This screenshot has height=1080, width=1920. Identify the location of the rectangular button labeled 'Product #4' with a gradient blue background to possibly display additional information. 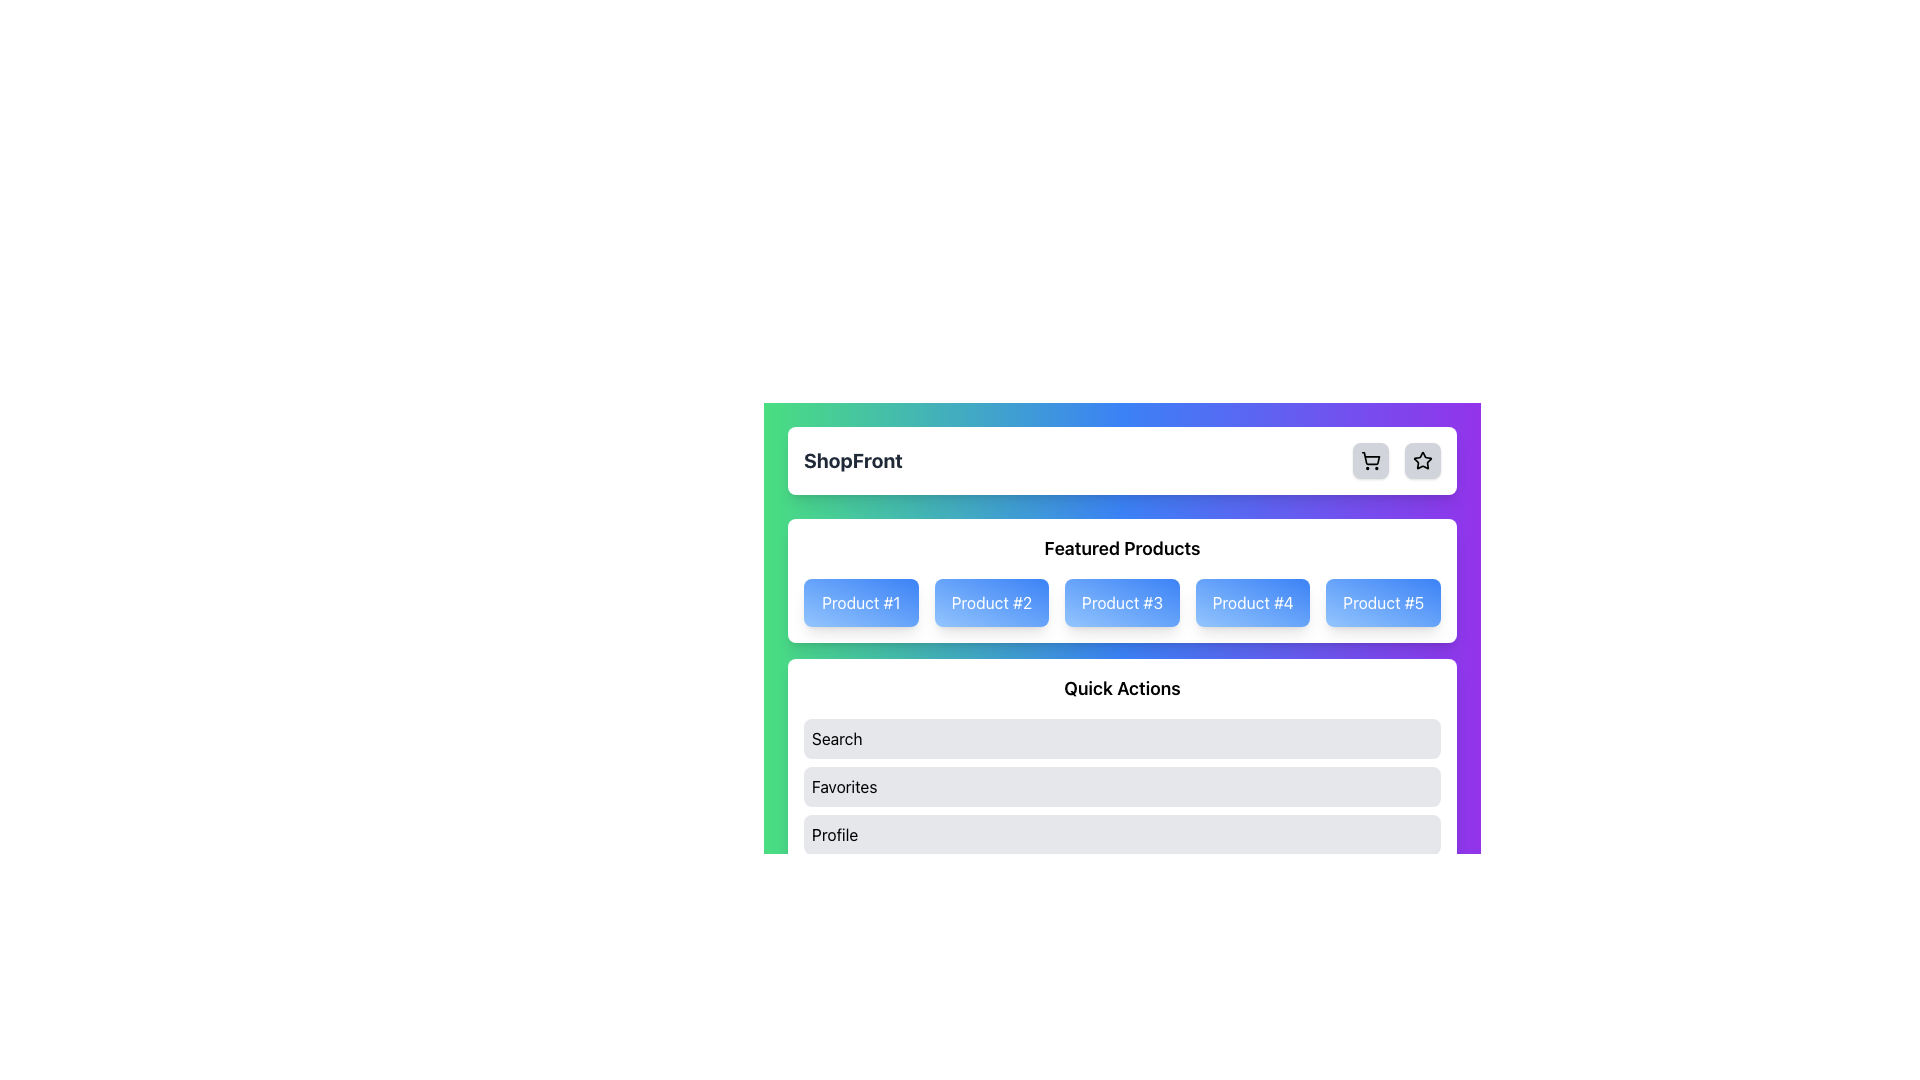
(1251, 601).